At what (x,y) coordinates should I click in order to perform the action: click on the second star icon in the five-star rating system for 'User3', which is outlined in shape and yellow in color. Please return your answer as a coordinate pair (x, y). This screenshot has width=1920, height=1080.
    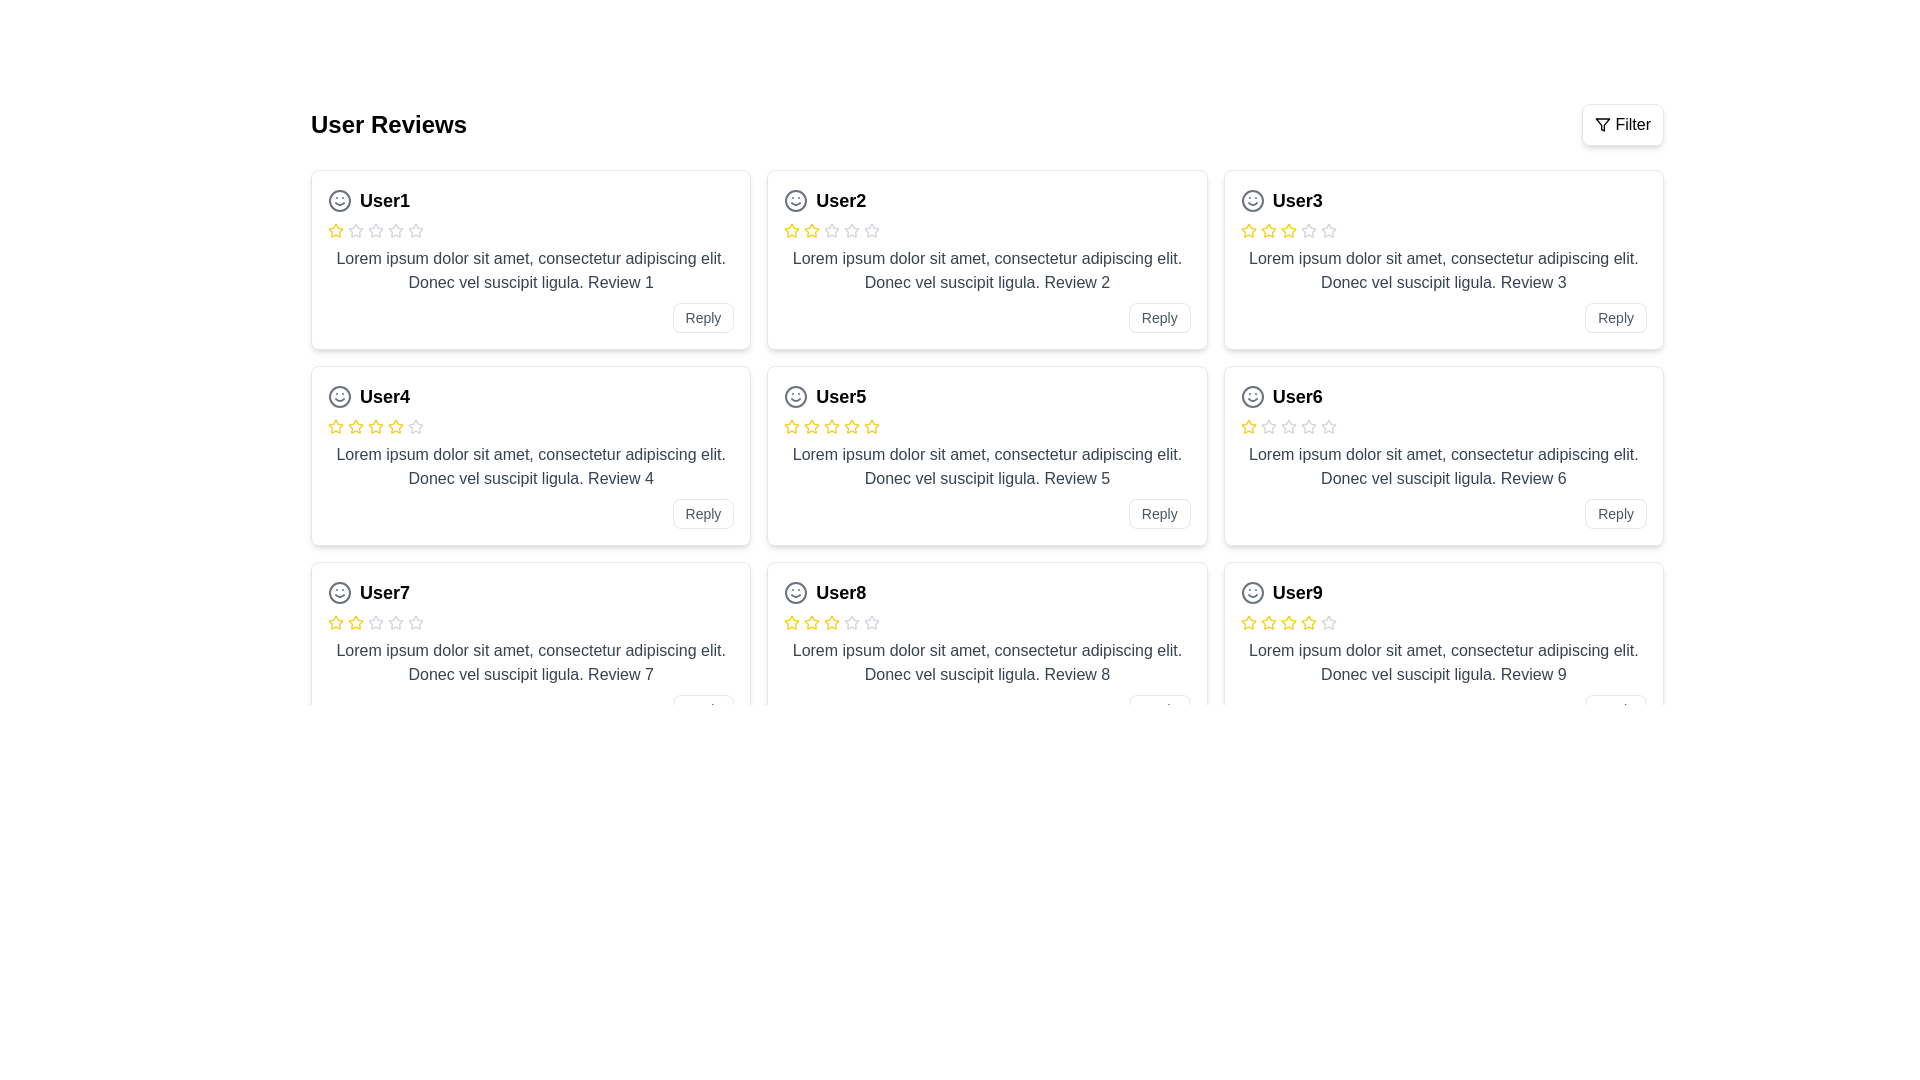
    Looking at the image, I should click on (1247, 229).